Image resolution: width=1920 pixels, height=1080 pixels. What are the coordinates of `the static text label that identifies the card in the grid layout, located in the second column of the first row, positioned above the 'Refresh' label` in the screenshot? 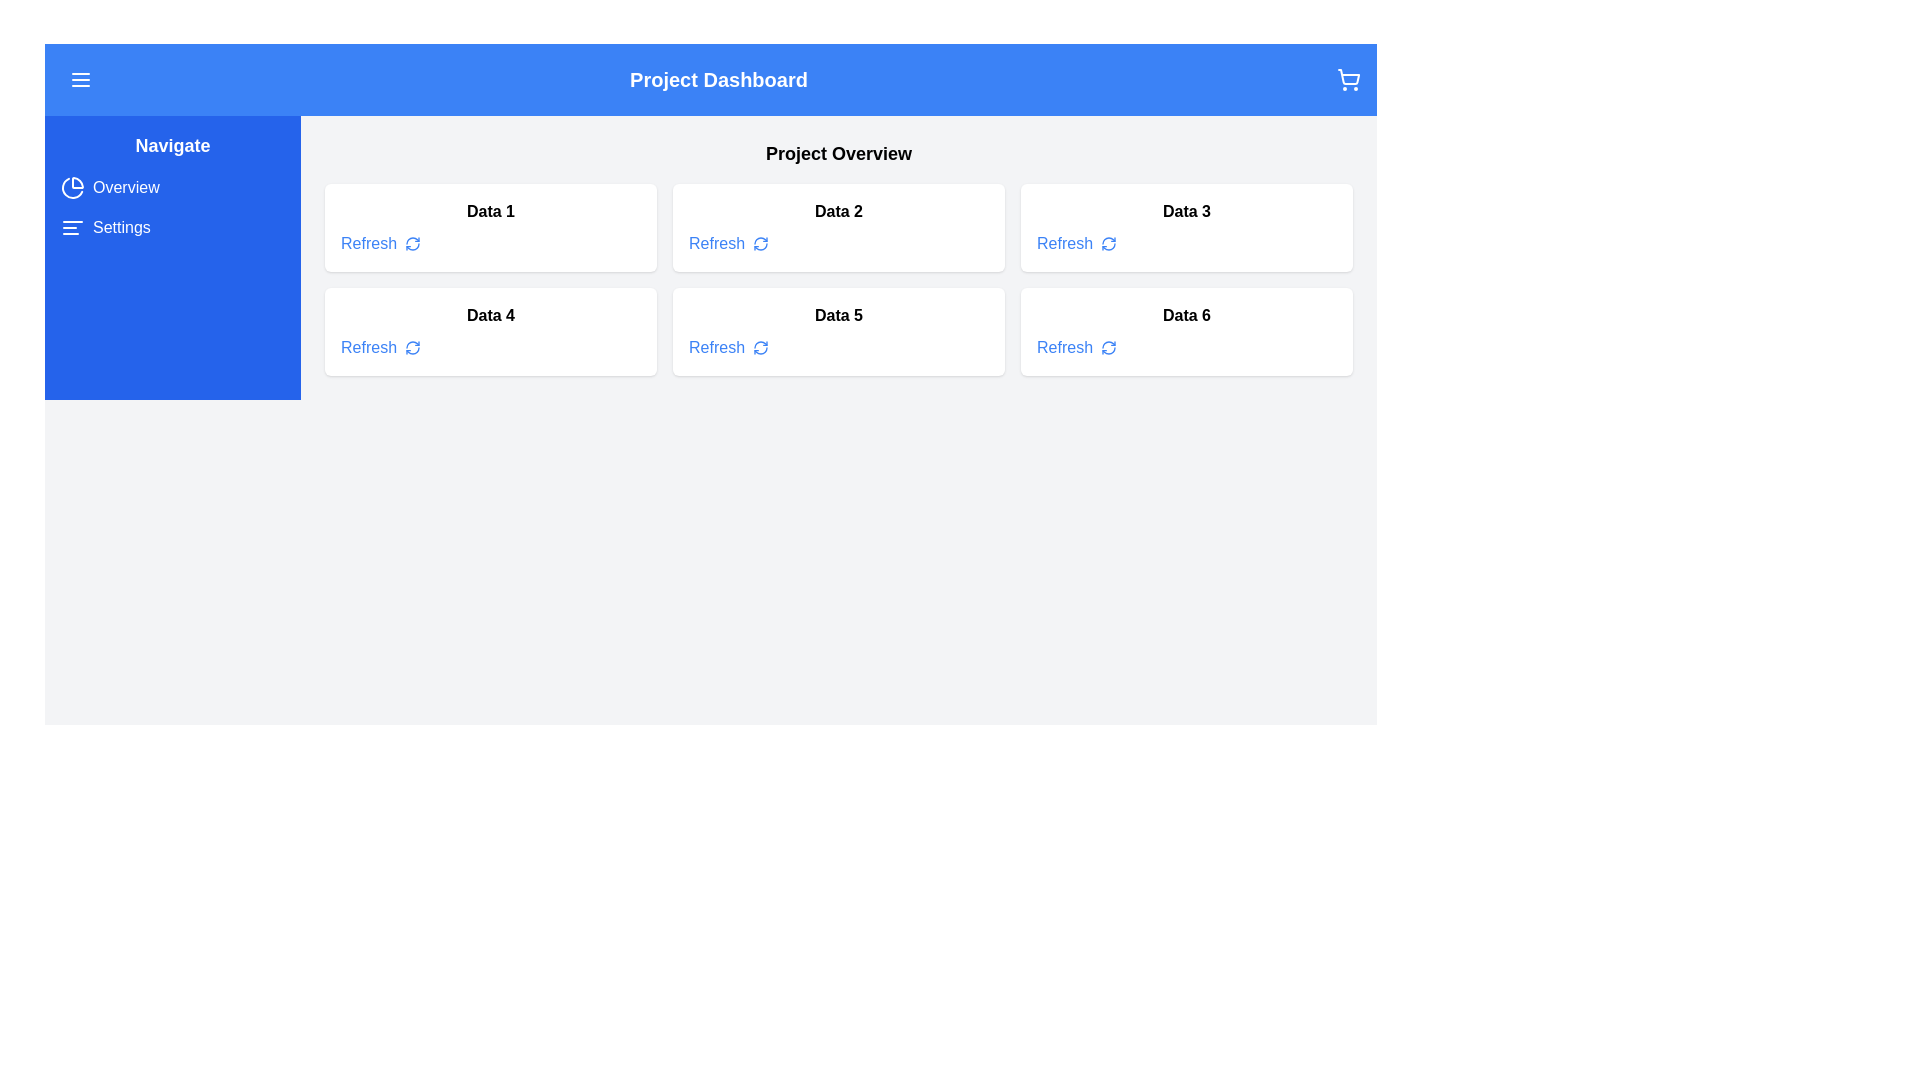 It's located at (839, 212).